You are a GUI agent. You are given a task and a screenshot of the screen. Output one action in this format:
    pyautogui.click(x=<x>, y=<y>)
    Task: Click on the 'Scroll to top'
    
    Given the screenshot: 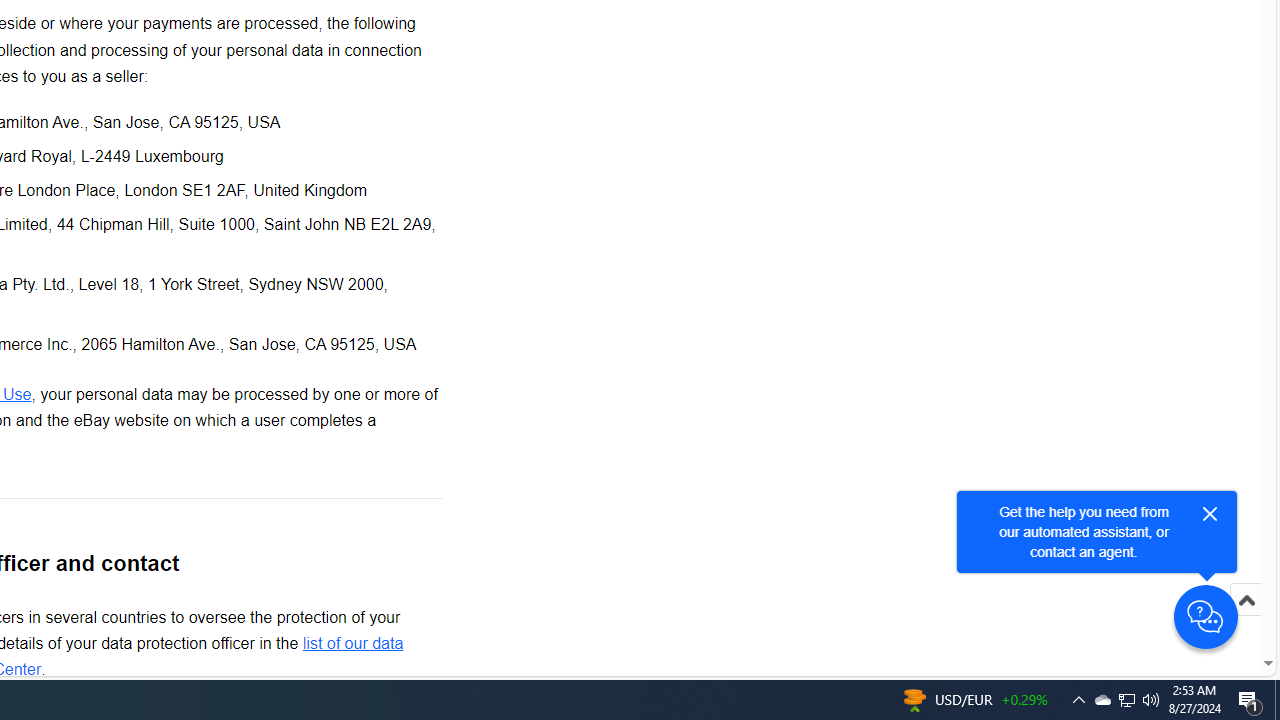 What is the action you would take?
    pyautogui.click(x=1245, y=620)
    